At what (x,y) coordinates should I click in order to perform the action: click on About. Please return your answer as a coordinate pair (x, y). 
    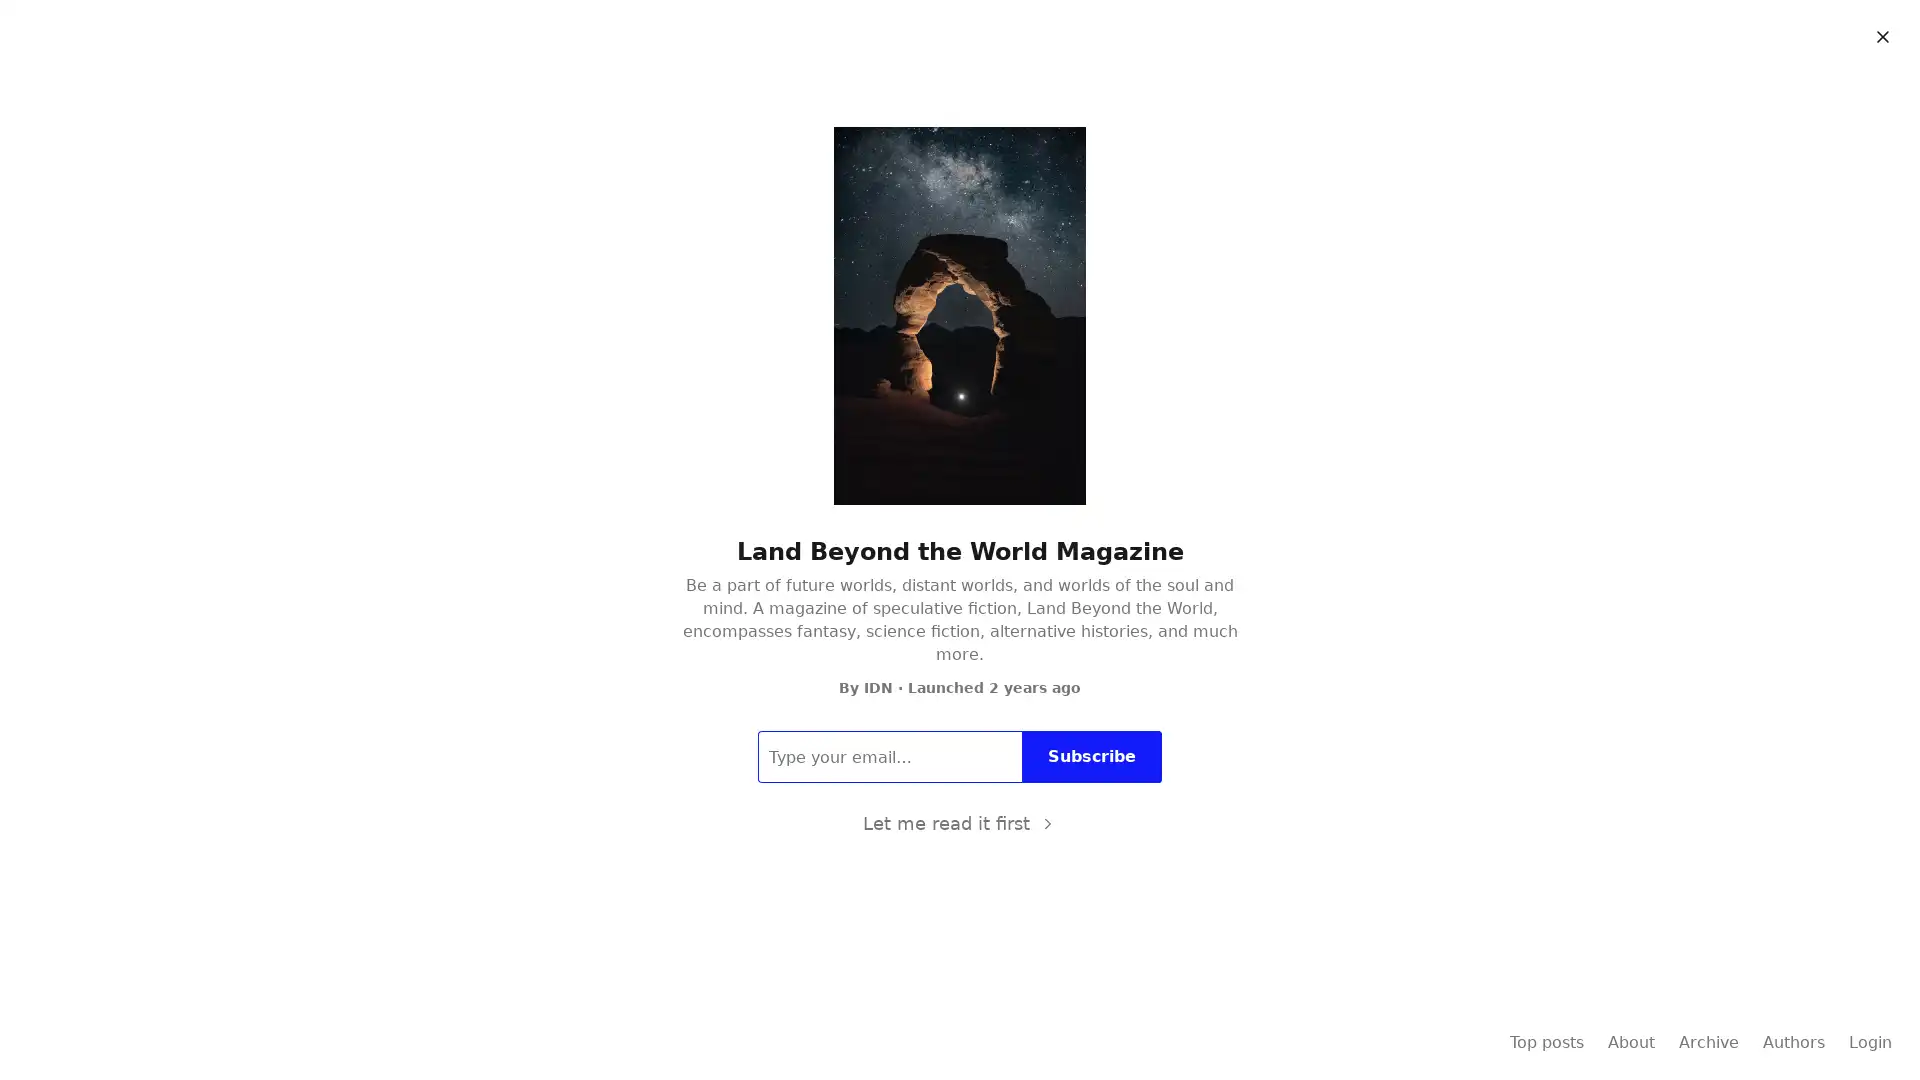
    Looking at the image, I should click on (1033, 87).